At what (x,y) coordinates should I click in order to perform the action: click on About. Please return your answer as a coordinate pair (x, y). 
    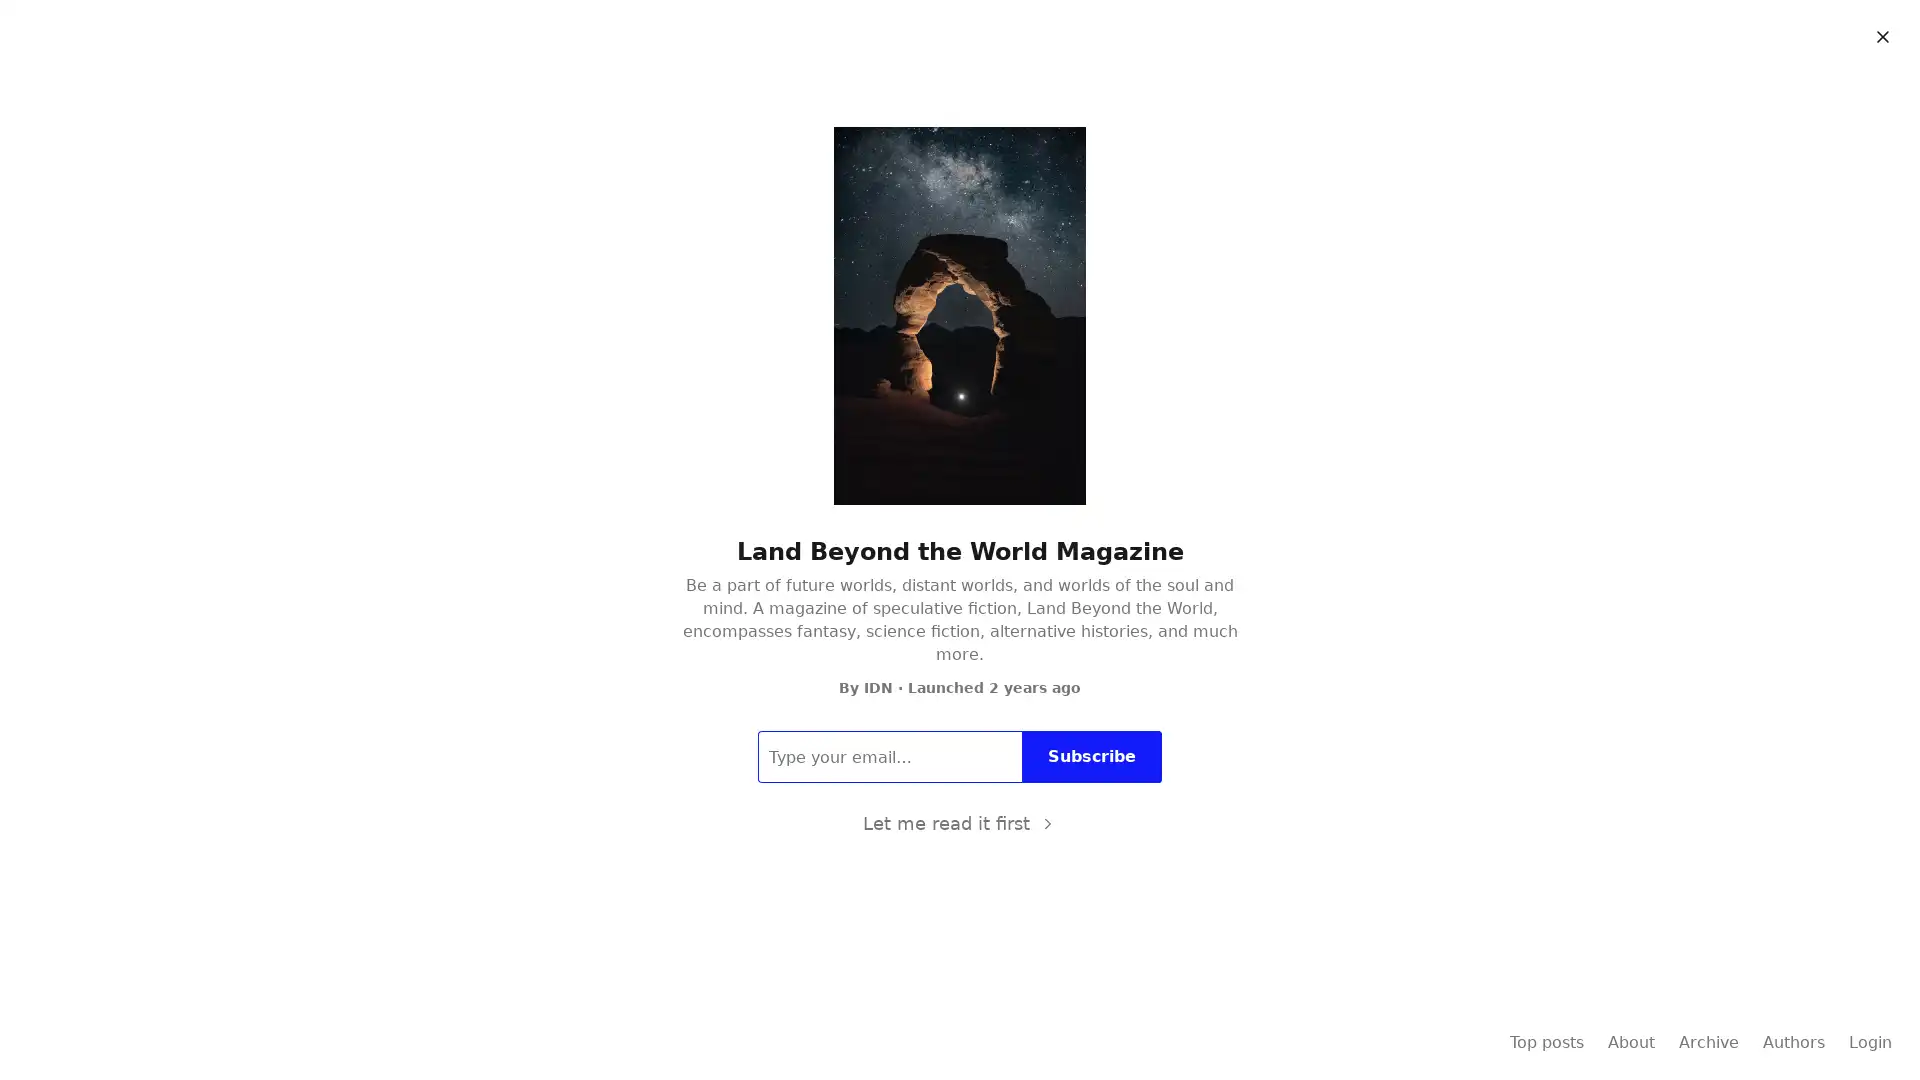
    Looking at the image, I should click on (1033, 87).